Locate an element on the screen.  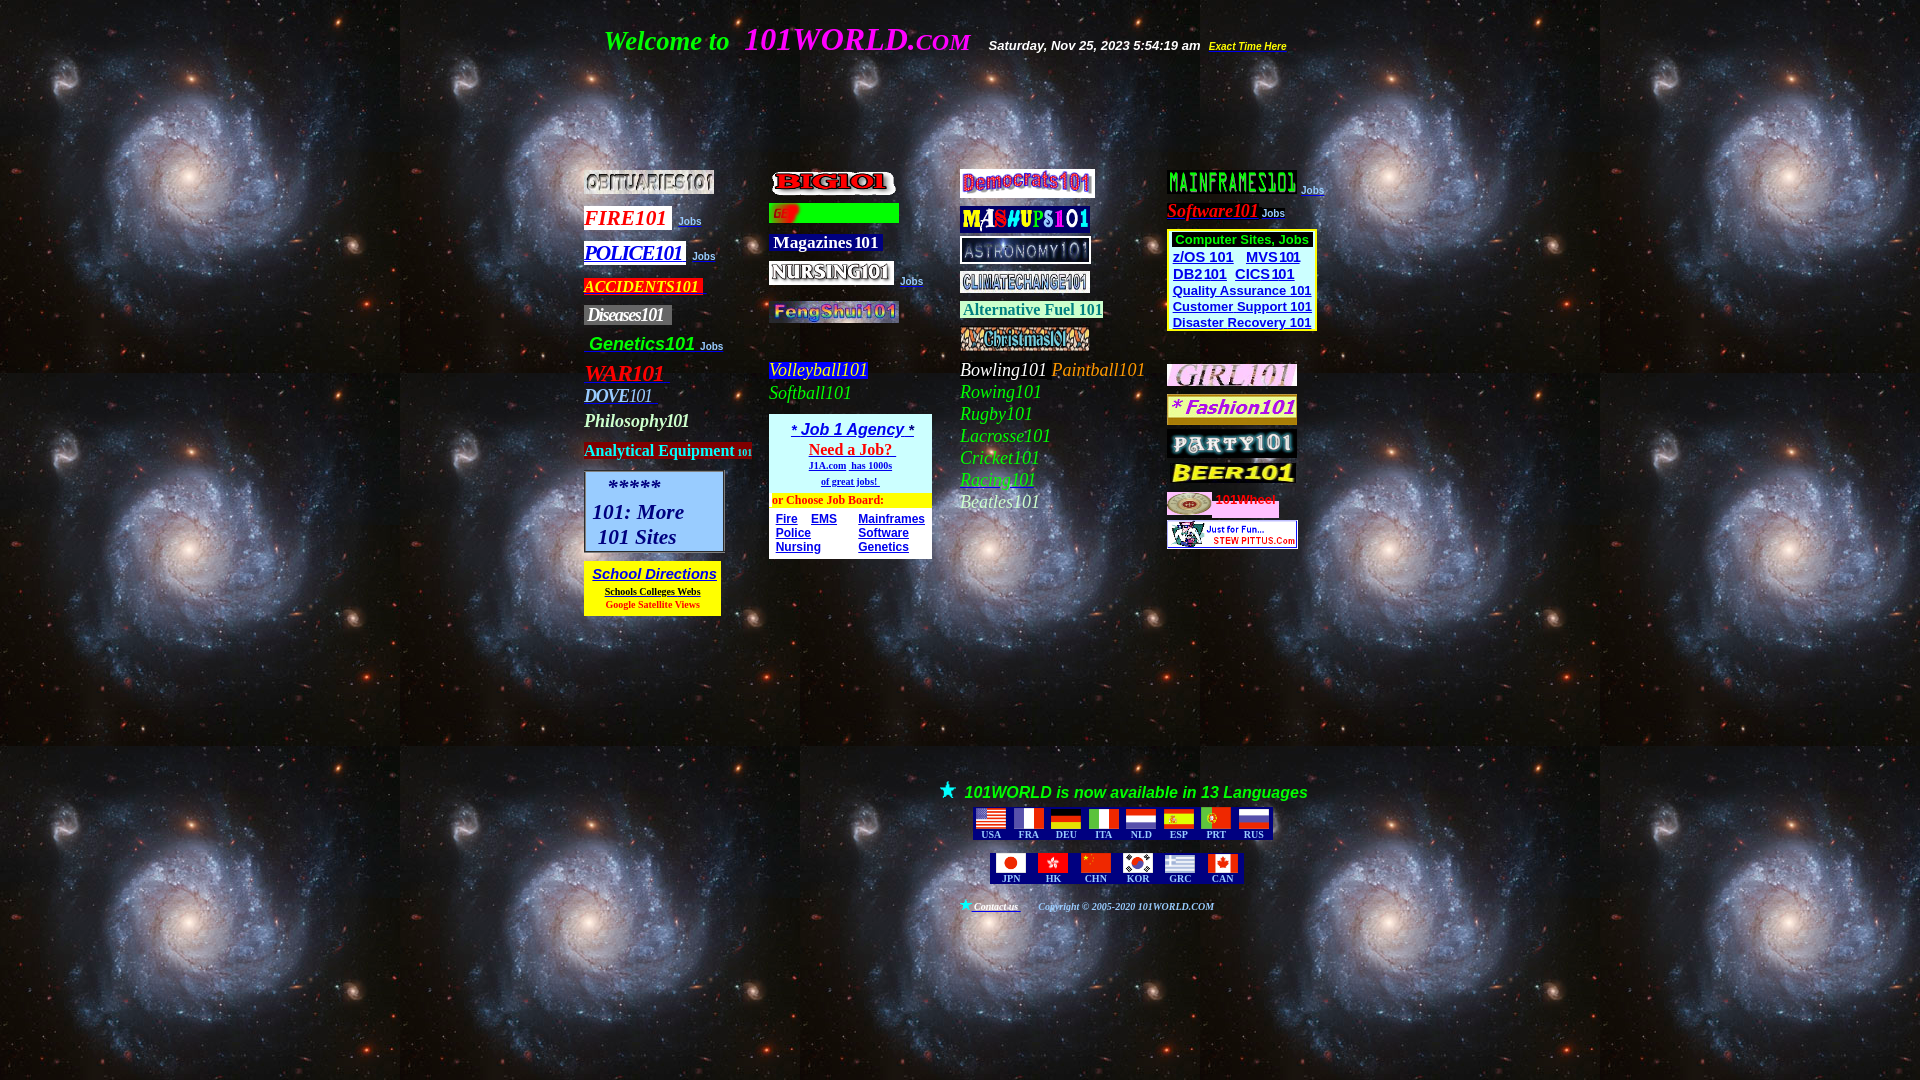
'USA' is located at coordinates (990, 833).